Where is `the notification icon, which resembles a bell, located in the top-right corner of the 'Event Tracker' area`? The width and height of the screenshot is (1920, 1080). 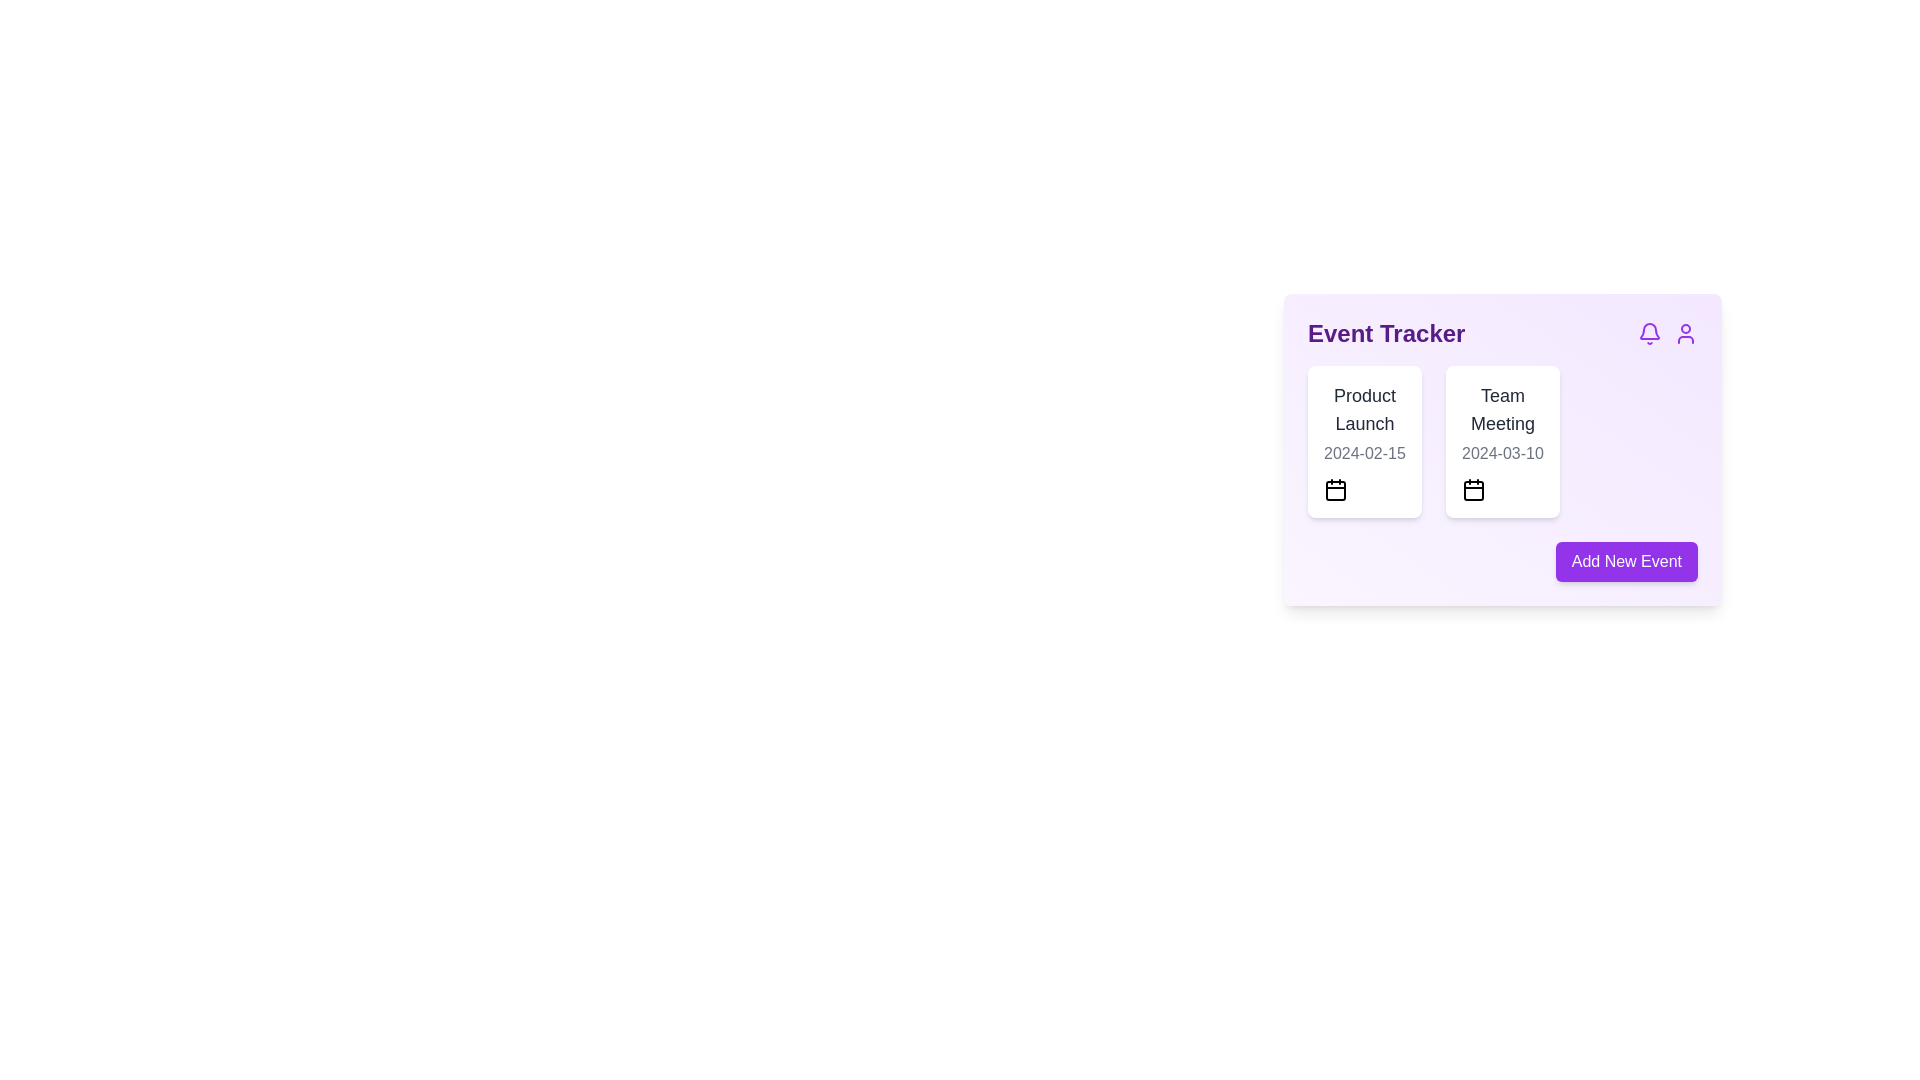 the notification icon, which resembles a bell, located in the top-right corner of the 'Event Tracker' area is located at coordinates (1668, 333).